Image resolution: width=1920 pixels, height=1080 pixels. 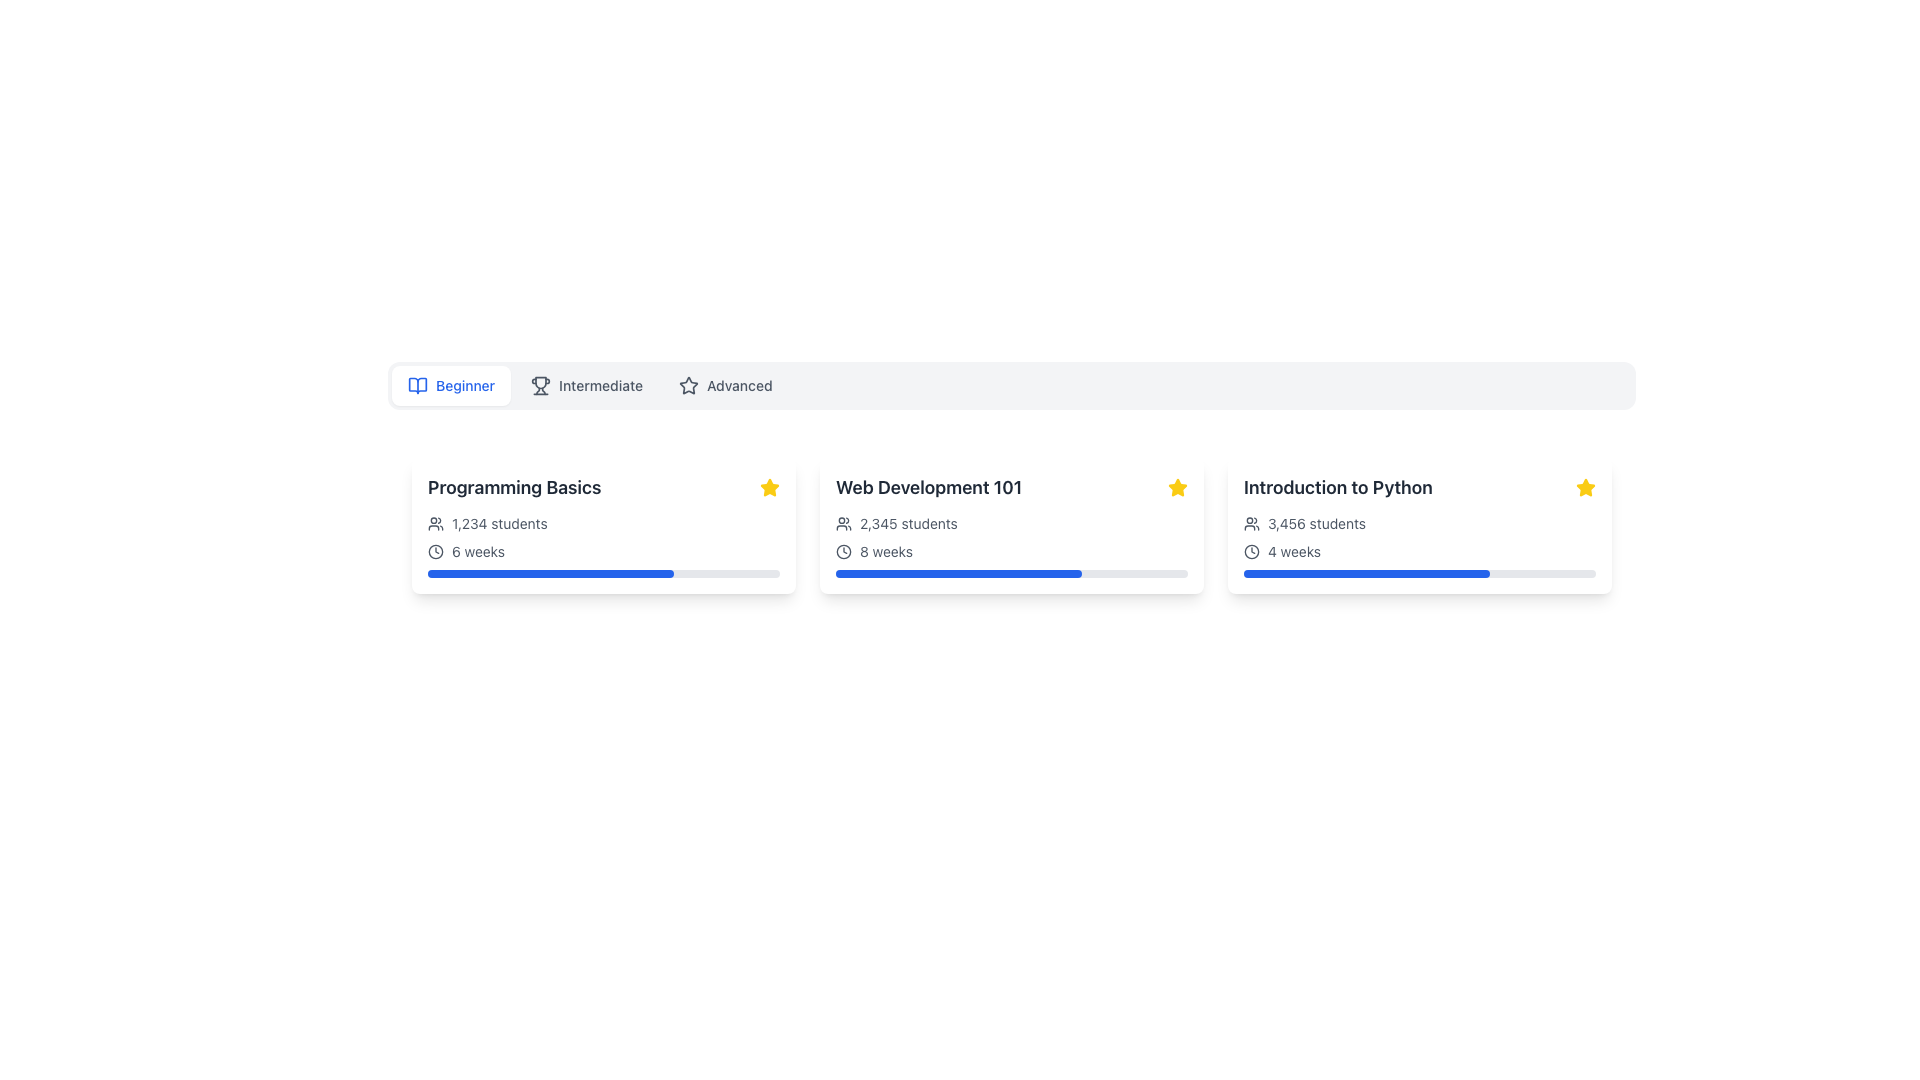 I want to click on the 'Intermediate' button, which is the second option in the row of selectable skill levels, so click(x=586, y=385).